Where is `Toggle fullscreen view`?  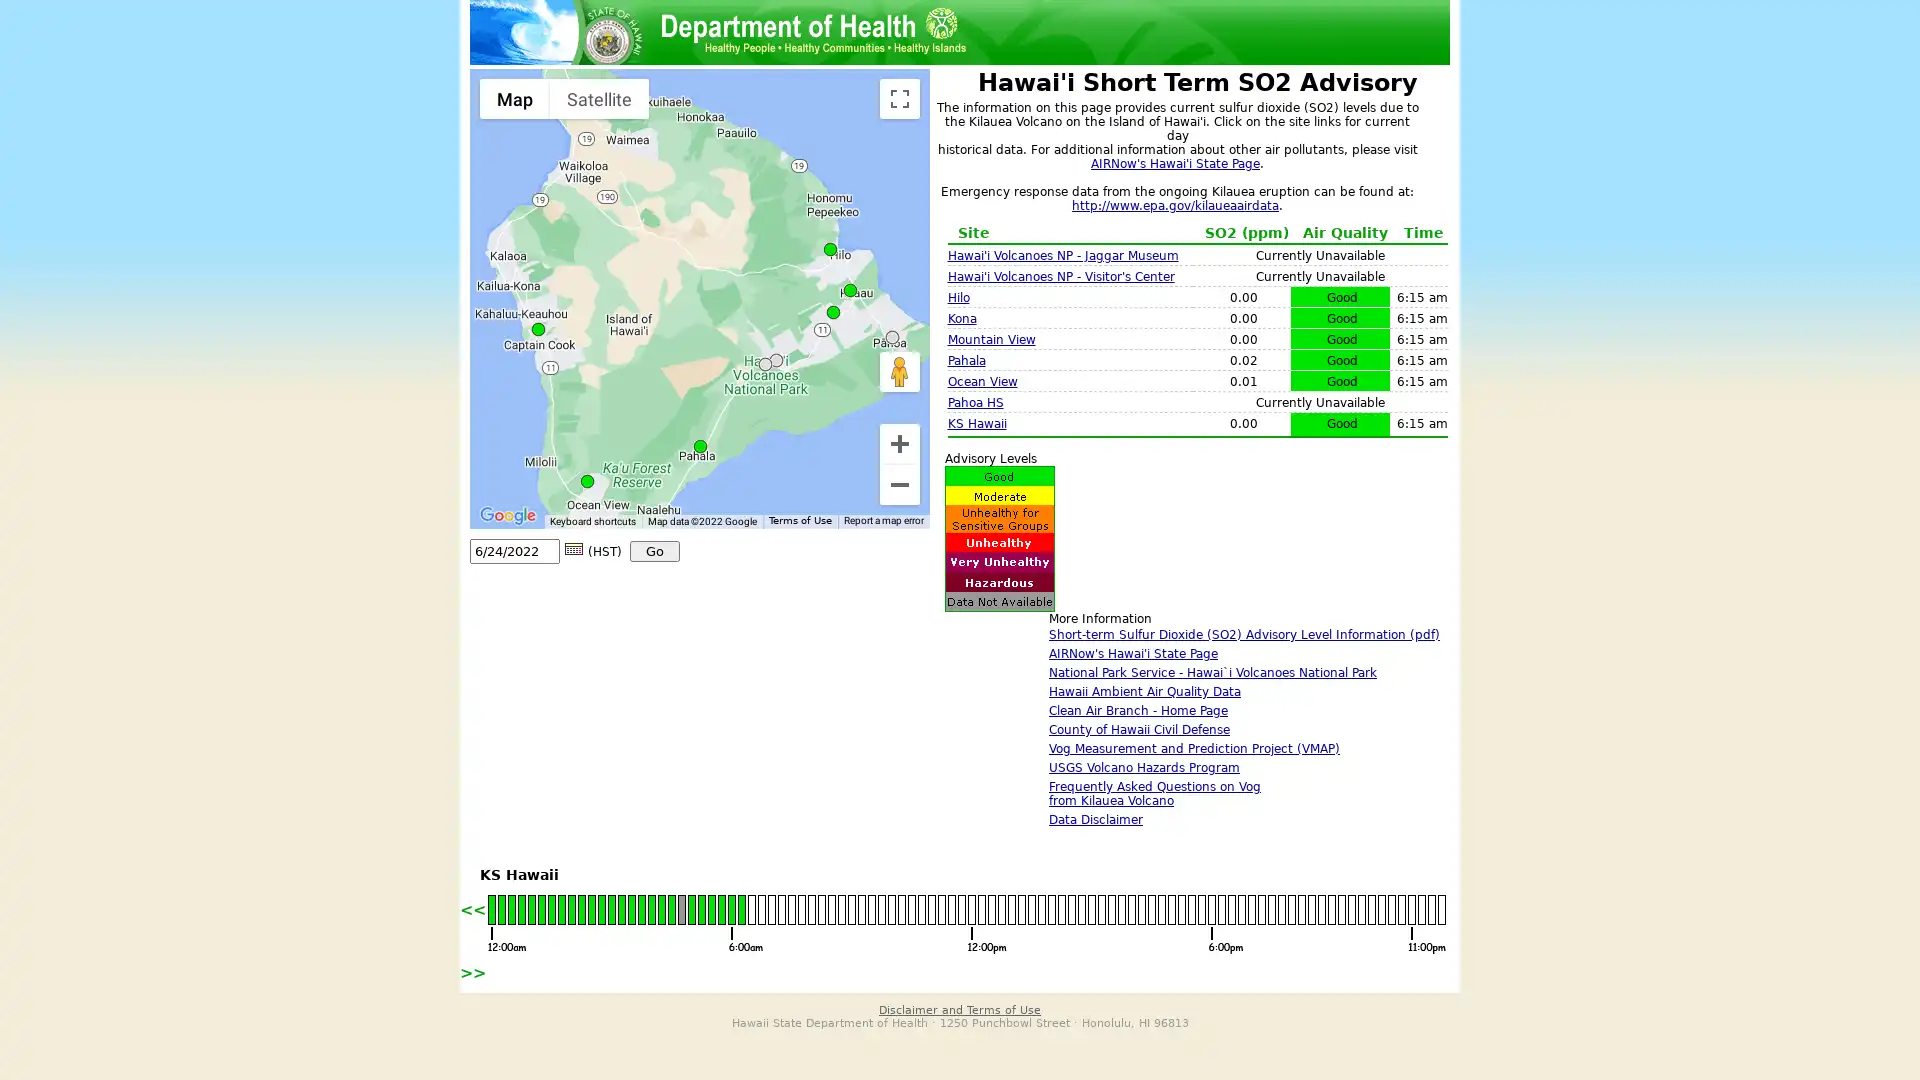
Toggle fullscreen view is located at coordinates (899, 99).